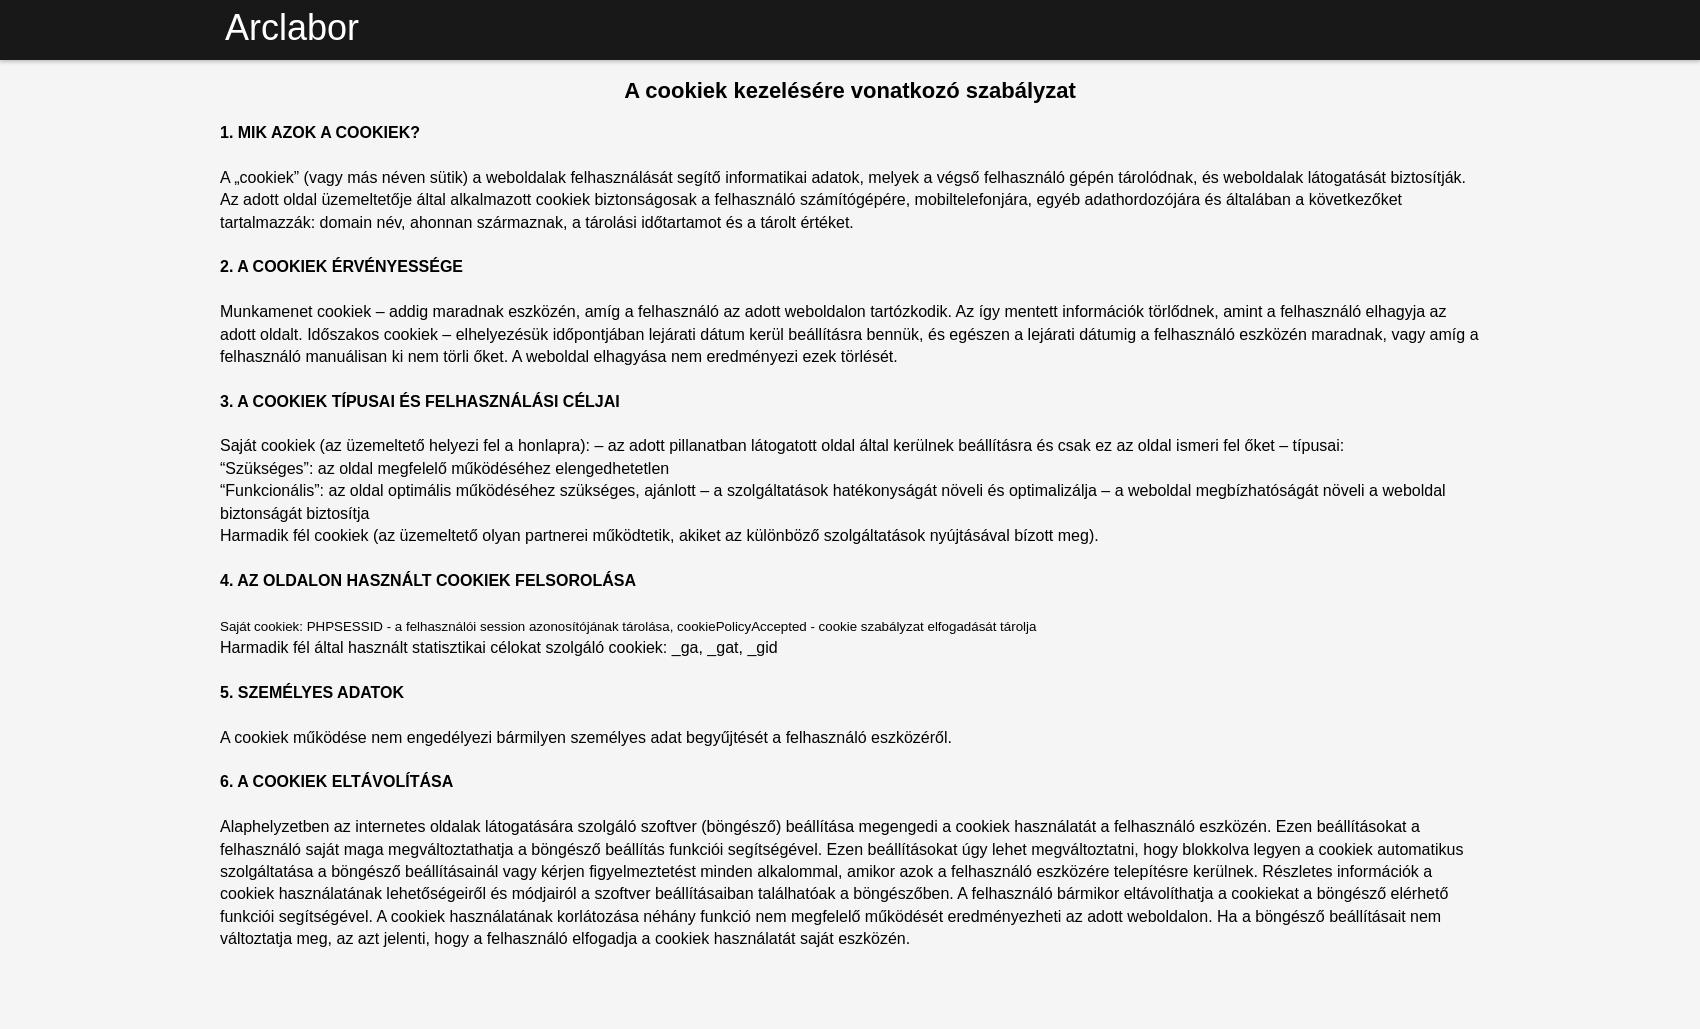 The width and height of the screenshot is (1700, 1029). What do you see at coordinates (219, 199) in the screenshot?
I see `'A „cookiek” (vagy más néven sütik) a weboldalak felhasználását segítő informatikai adatok, melyek a végső felhasználó gépén tárolódnak, és weboldalak látogatását biztosítják. Az adott oldal üzemeltetője által alkalmazott cookiek biztonságosak a felhasználó számítógépére, mobiltelefonjára, egyéb adathordozójára és általában a következőket tartalmazzák: domain név, ahonnan származnak, a tárolási időtartamot és a tárolt értéket.'` at bounding box center [219, 199].